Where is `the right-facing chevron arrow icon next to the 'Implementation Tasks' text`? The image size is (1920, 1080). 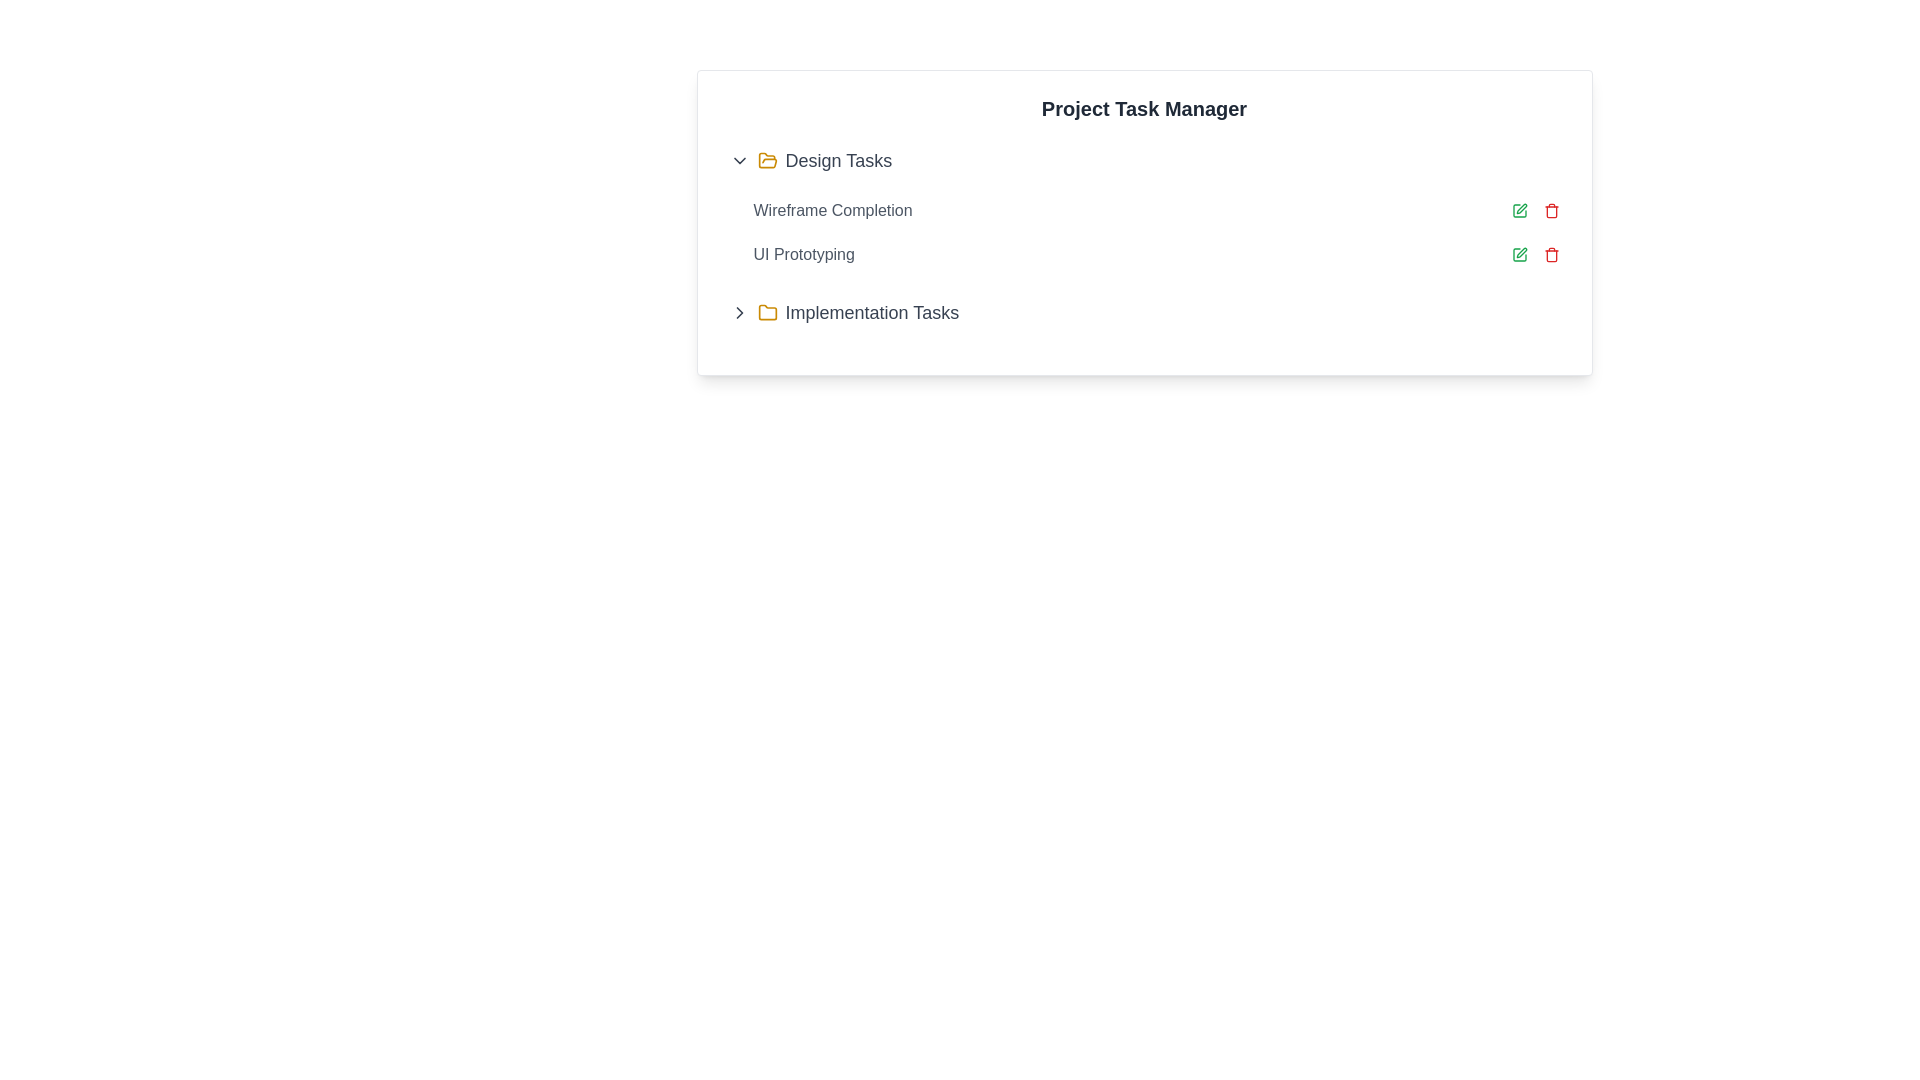
the right-facing chevron arrow icon next to the 'Implementation Tasks' text is located at coordinates (738, 312).